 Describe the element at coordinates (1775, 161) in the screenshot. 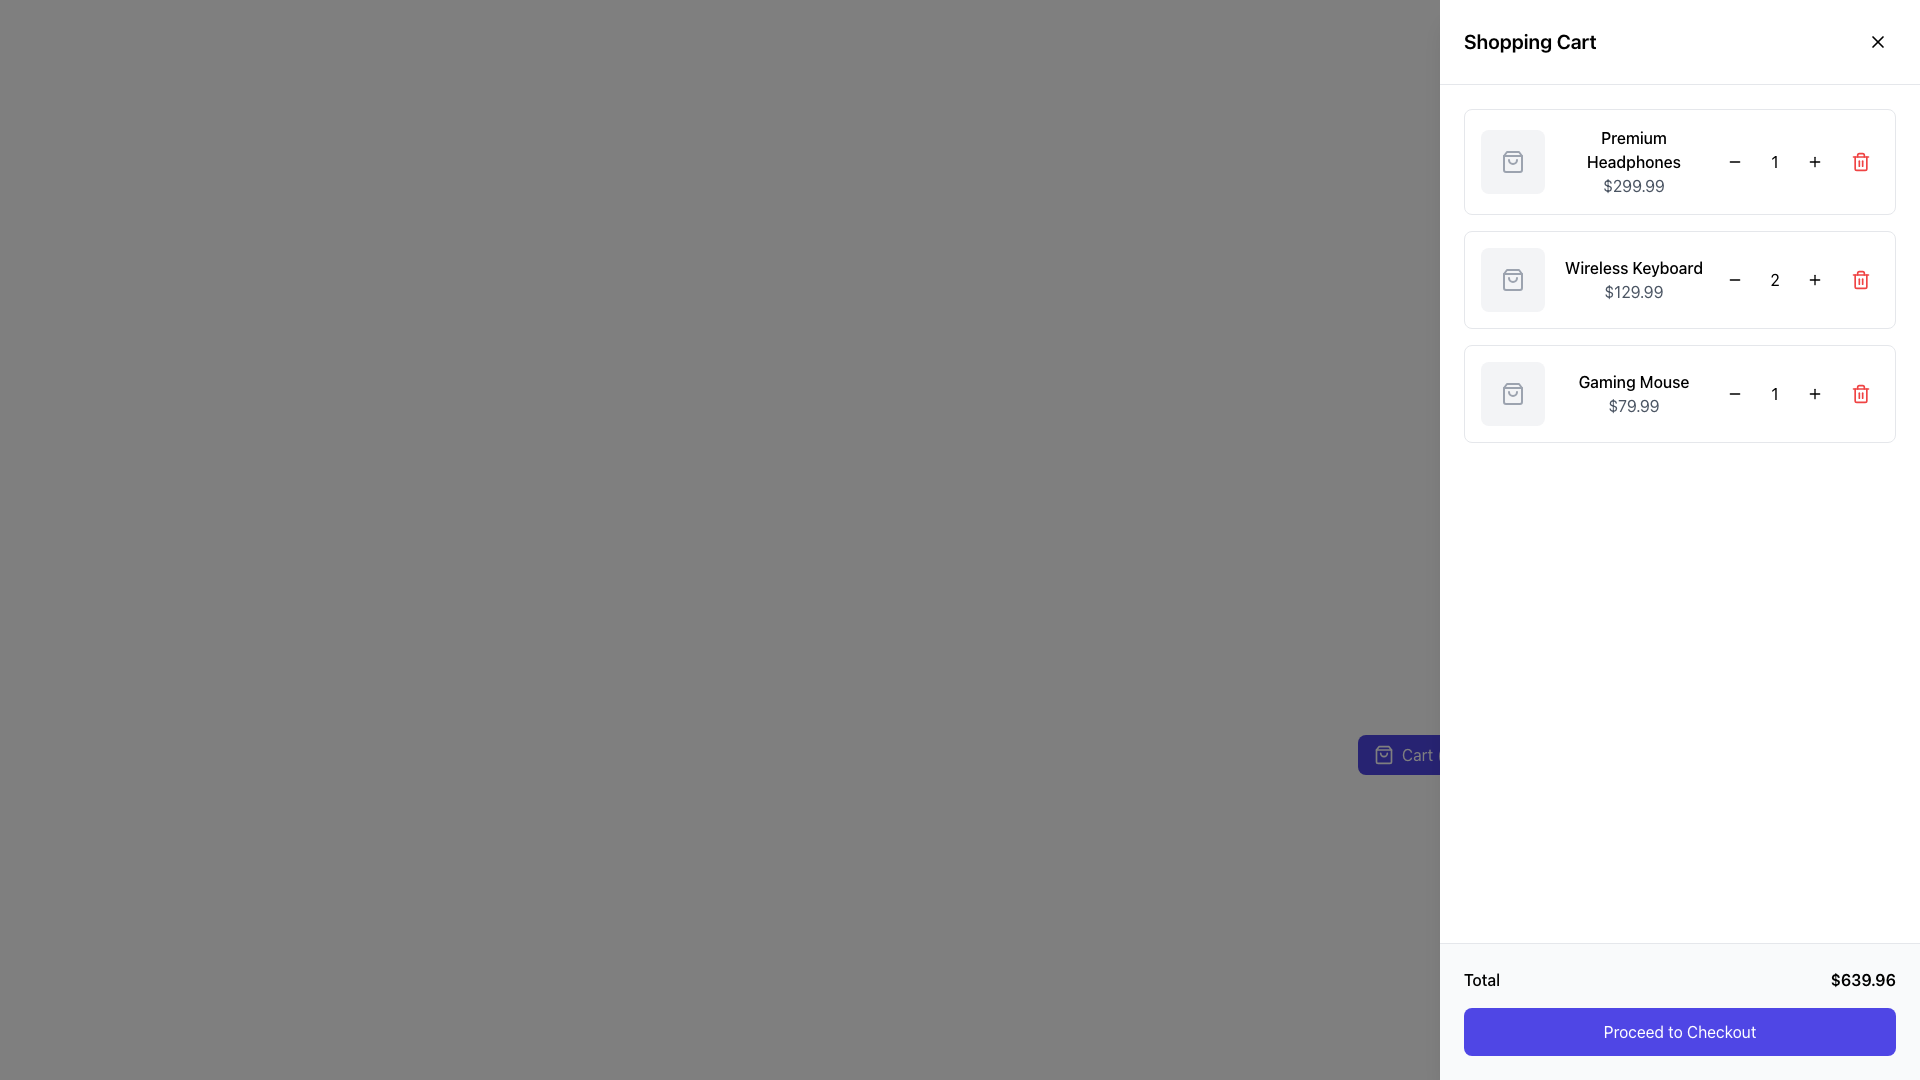

I see `the Text display that shows the current quantity of the 'Premium Headphones' in the shopping cart, located between the minus and plus buttons` at that location.